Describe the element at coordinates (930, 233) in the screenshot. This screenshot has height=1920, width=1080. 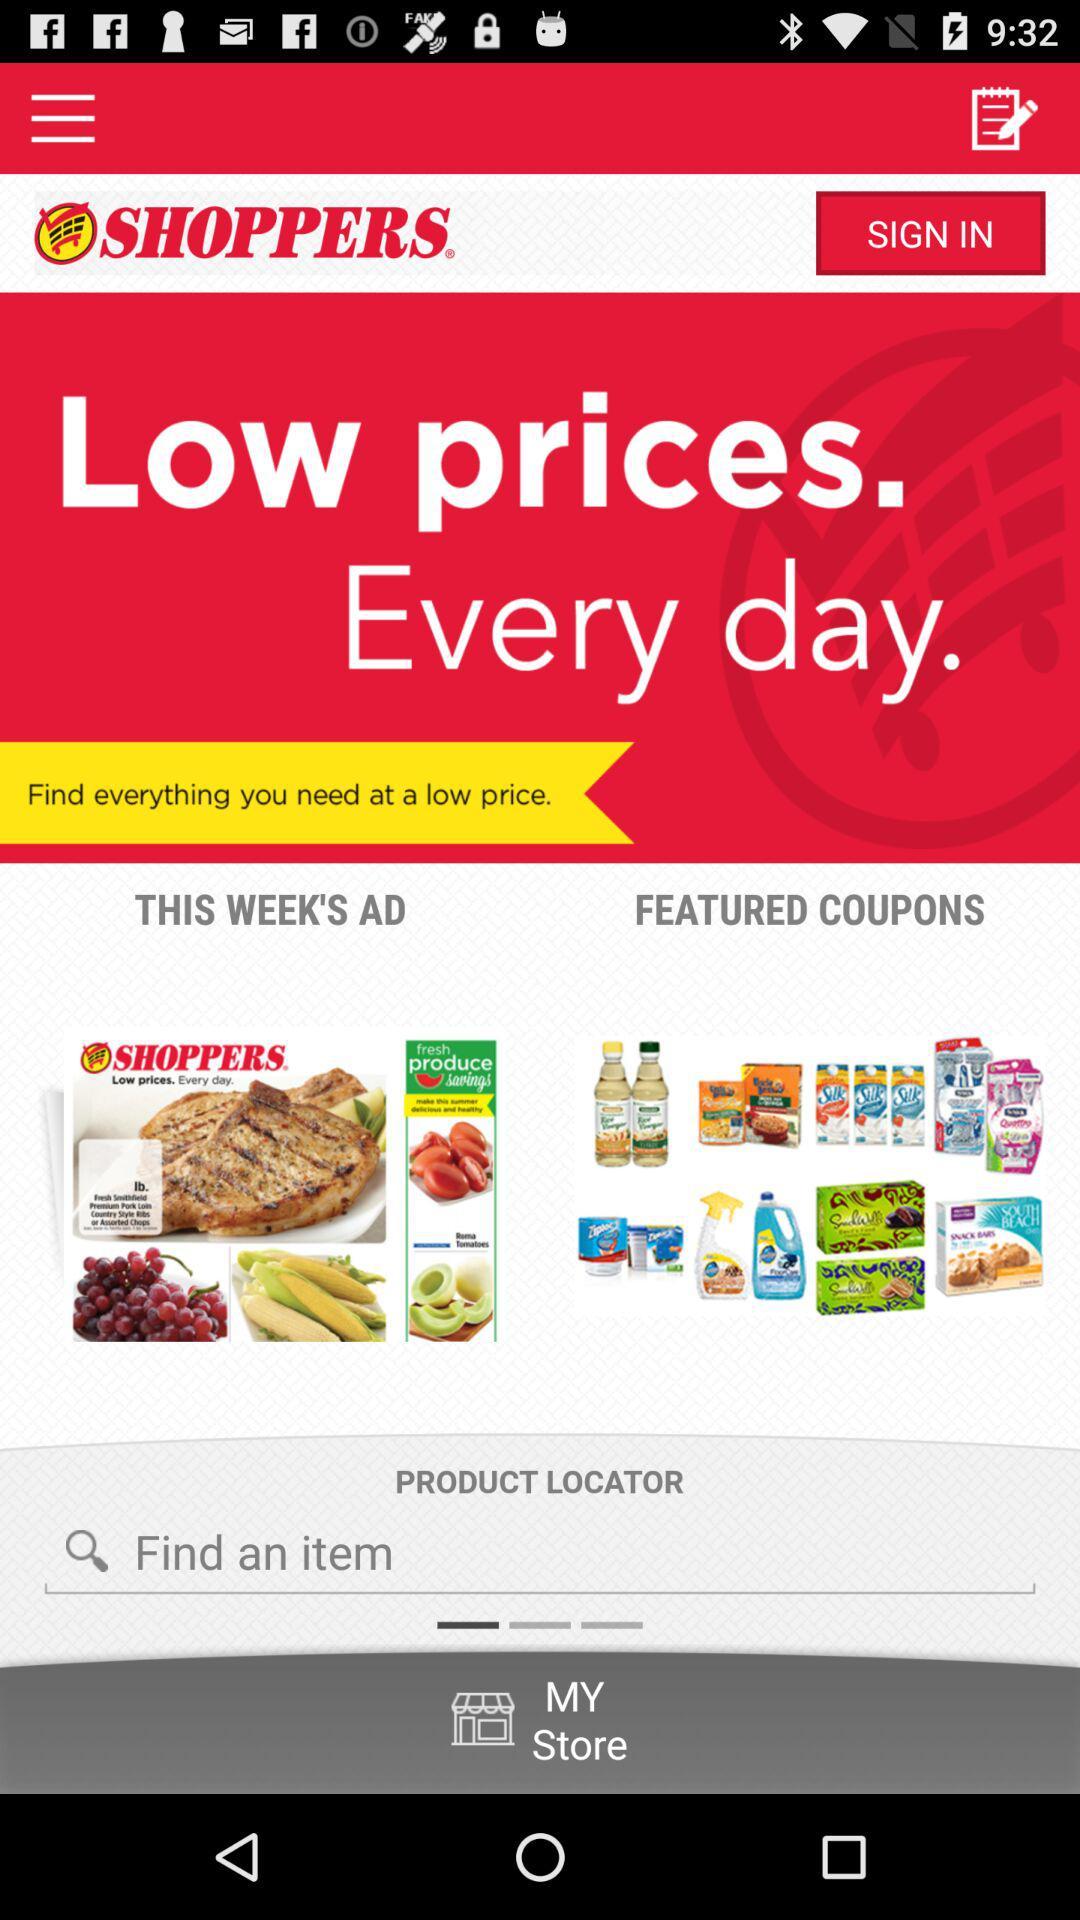
I see `sign in item` at that location.